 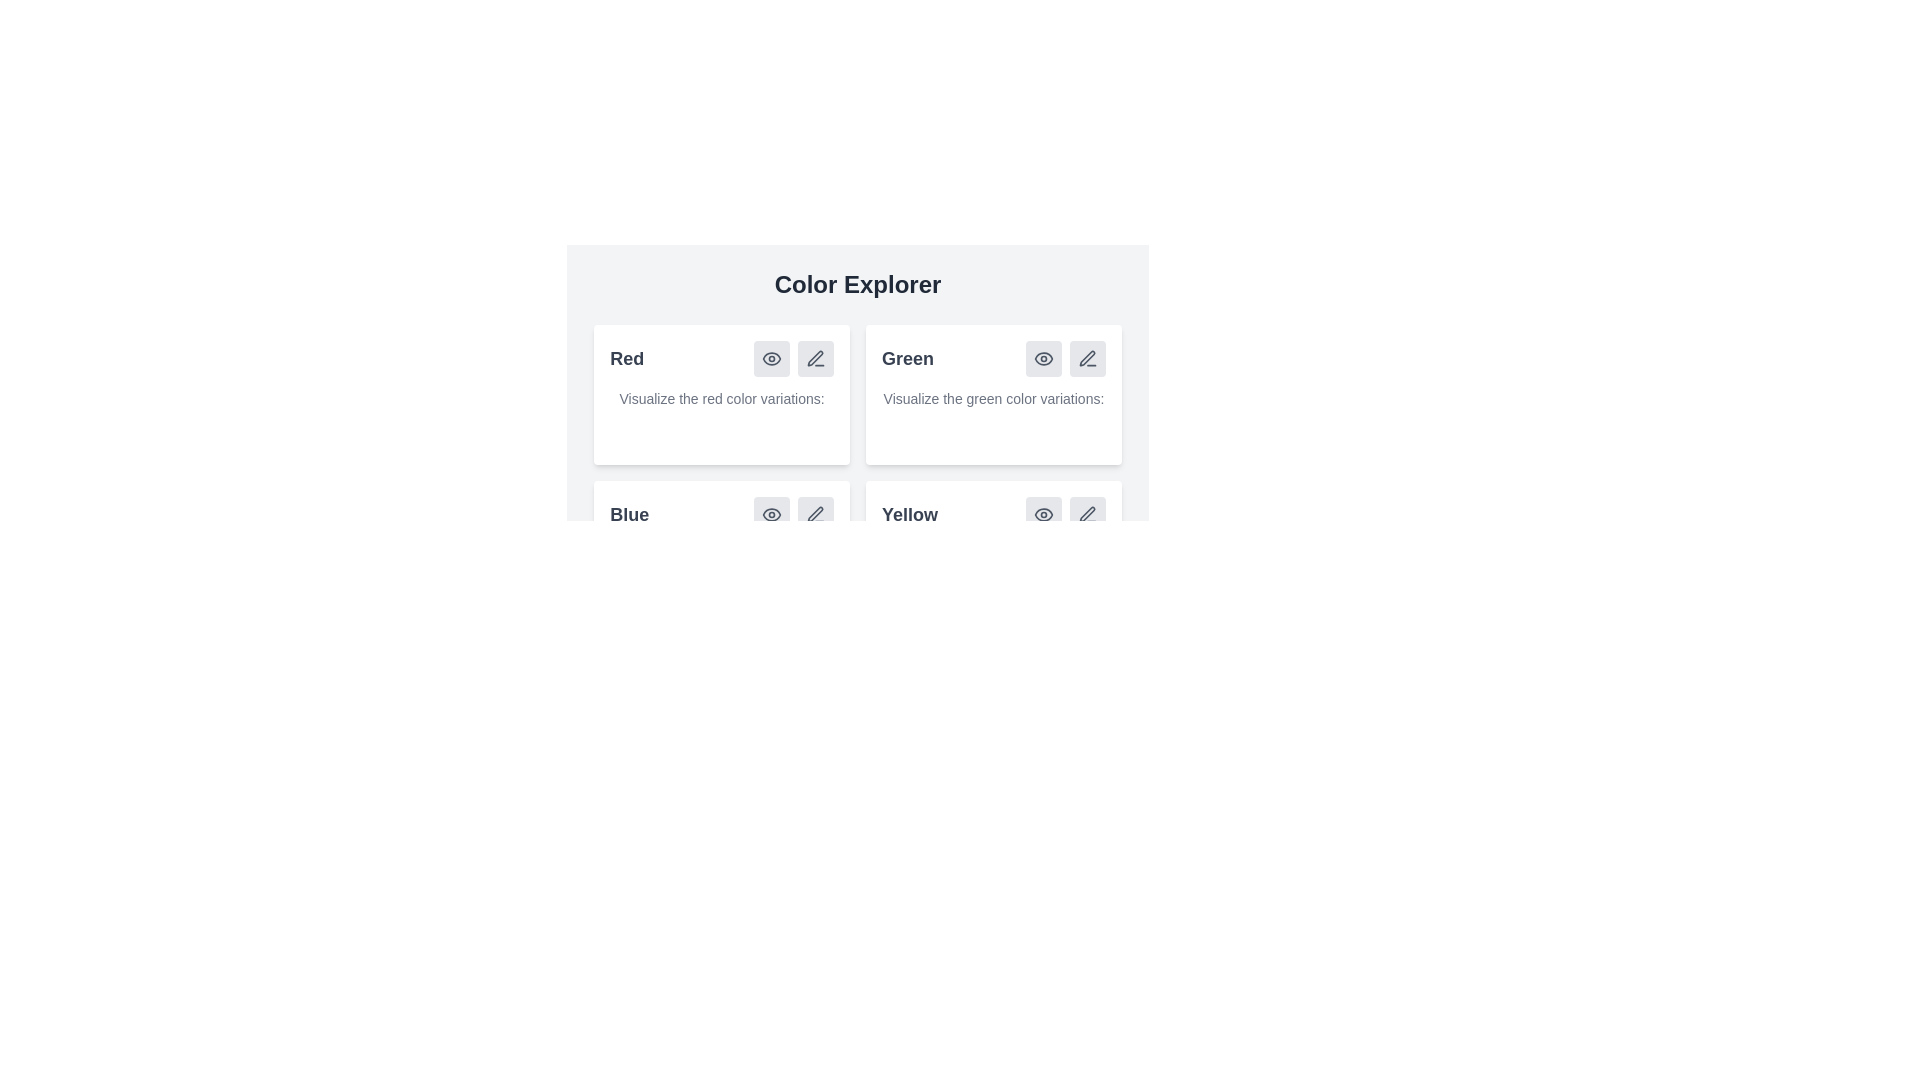 What do you see at coordinates (1086, 357) in the screenshot?
I see `the gray pen icon located in the Green section to initiate editing` at bounding box center [1086, 357].